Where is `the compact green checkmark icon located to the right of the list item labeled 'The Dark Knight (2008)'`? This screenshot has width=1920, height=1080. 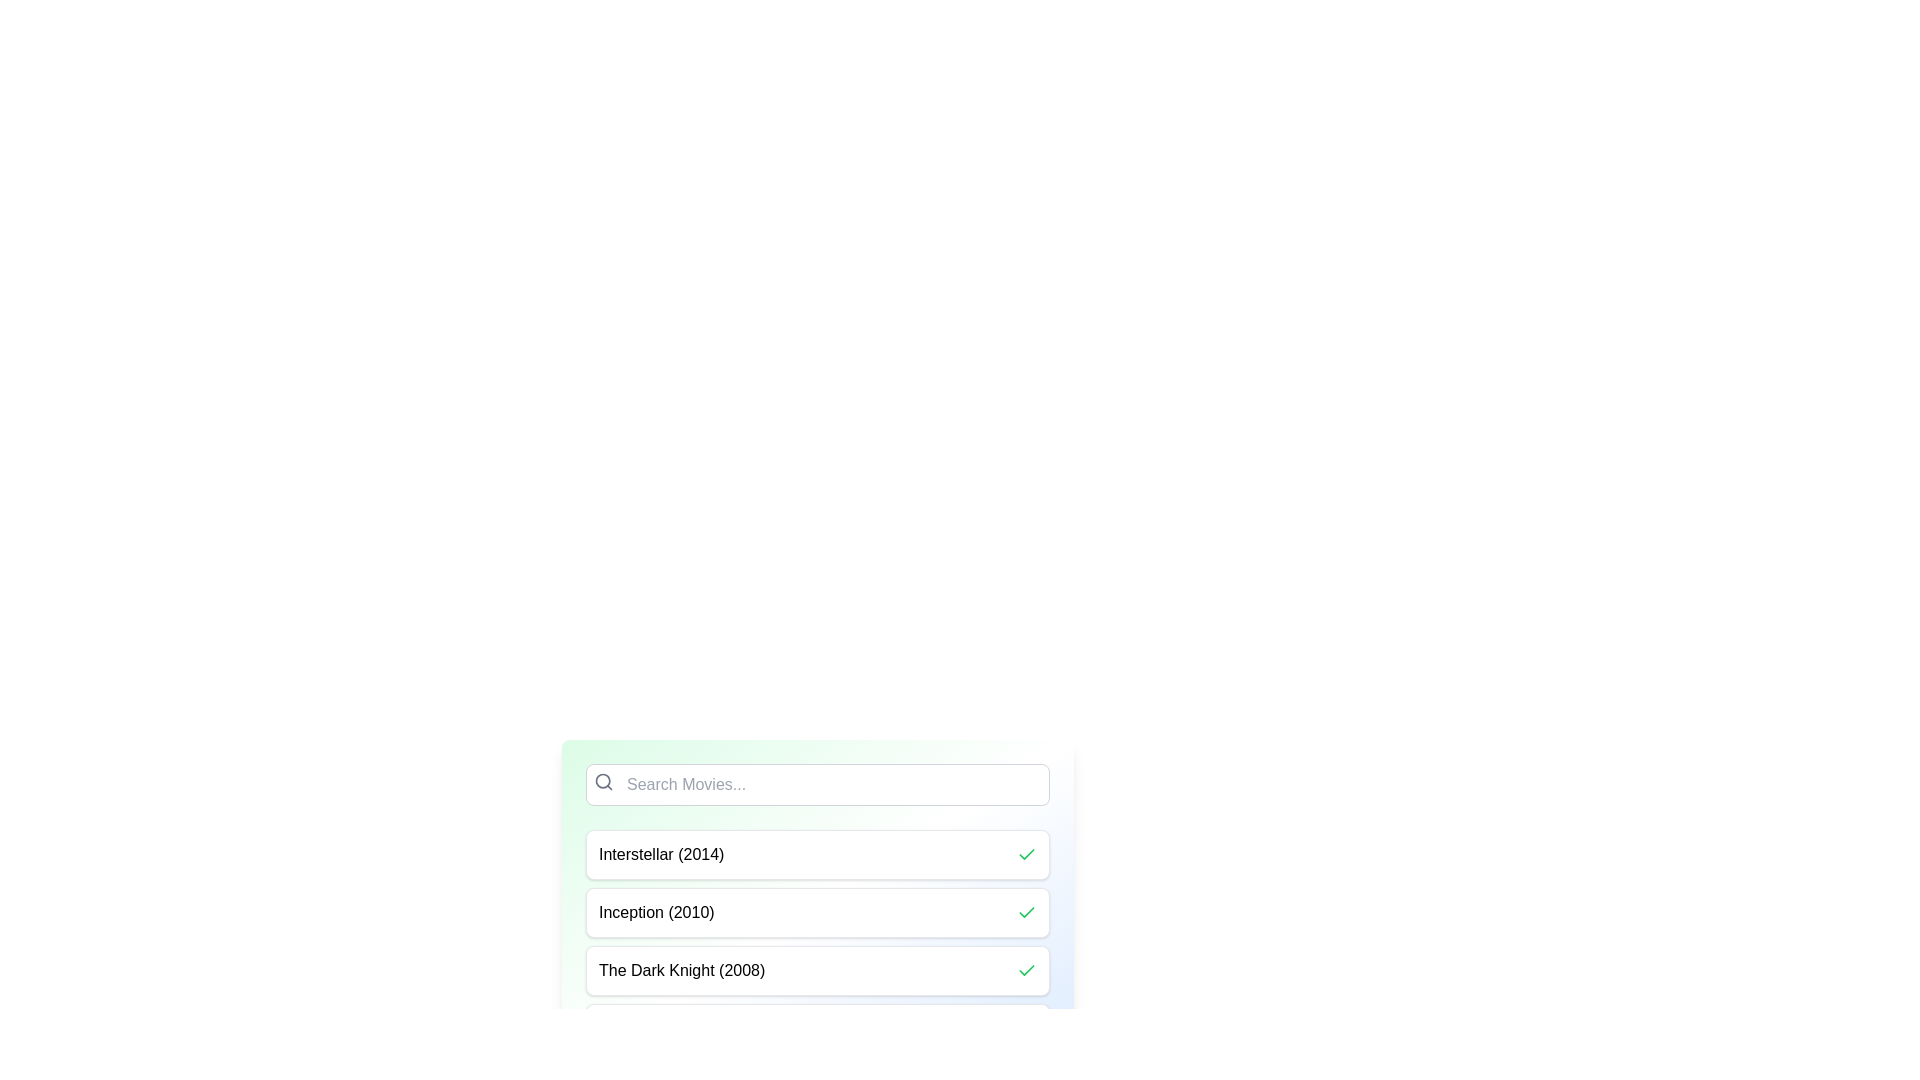
the compact green checkmark icon located to the right of the list item labeled 'The Dark Knight (2008)' is located at coordinates (1027, 970).